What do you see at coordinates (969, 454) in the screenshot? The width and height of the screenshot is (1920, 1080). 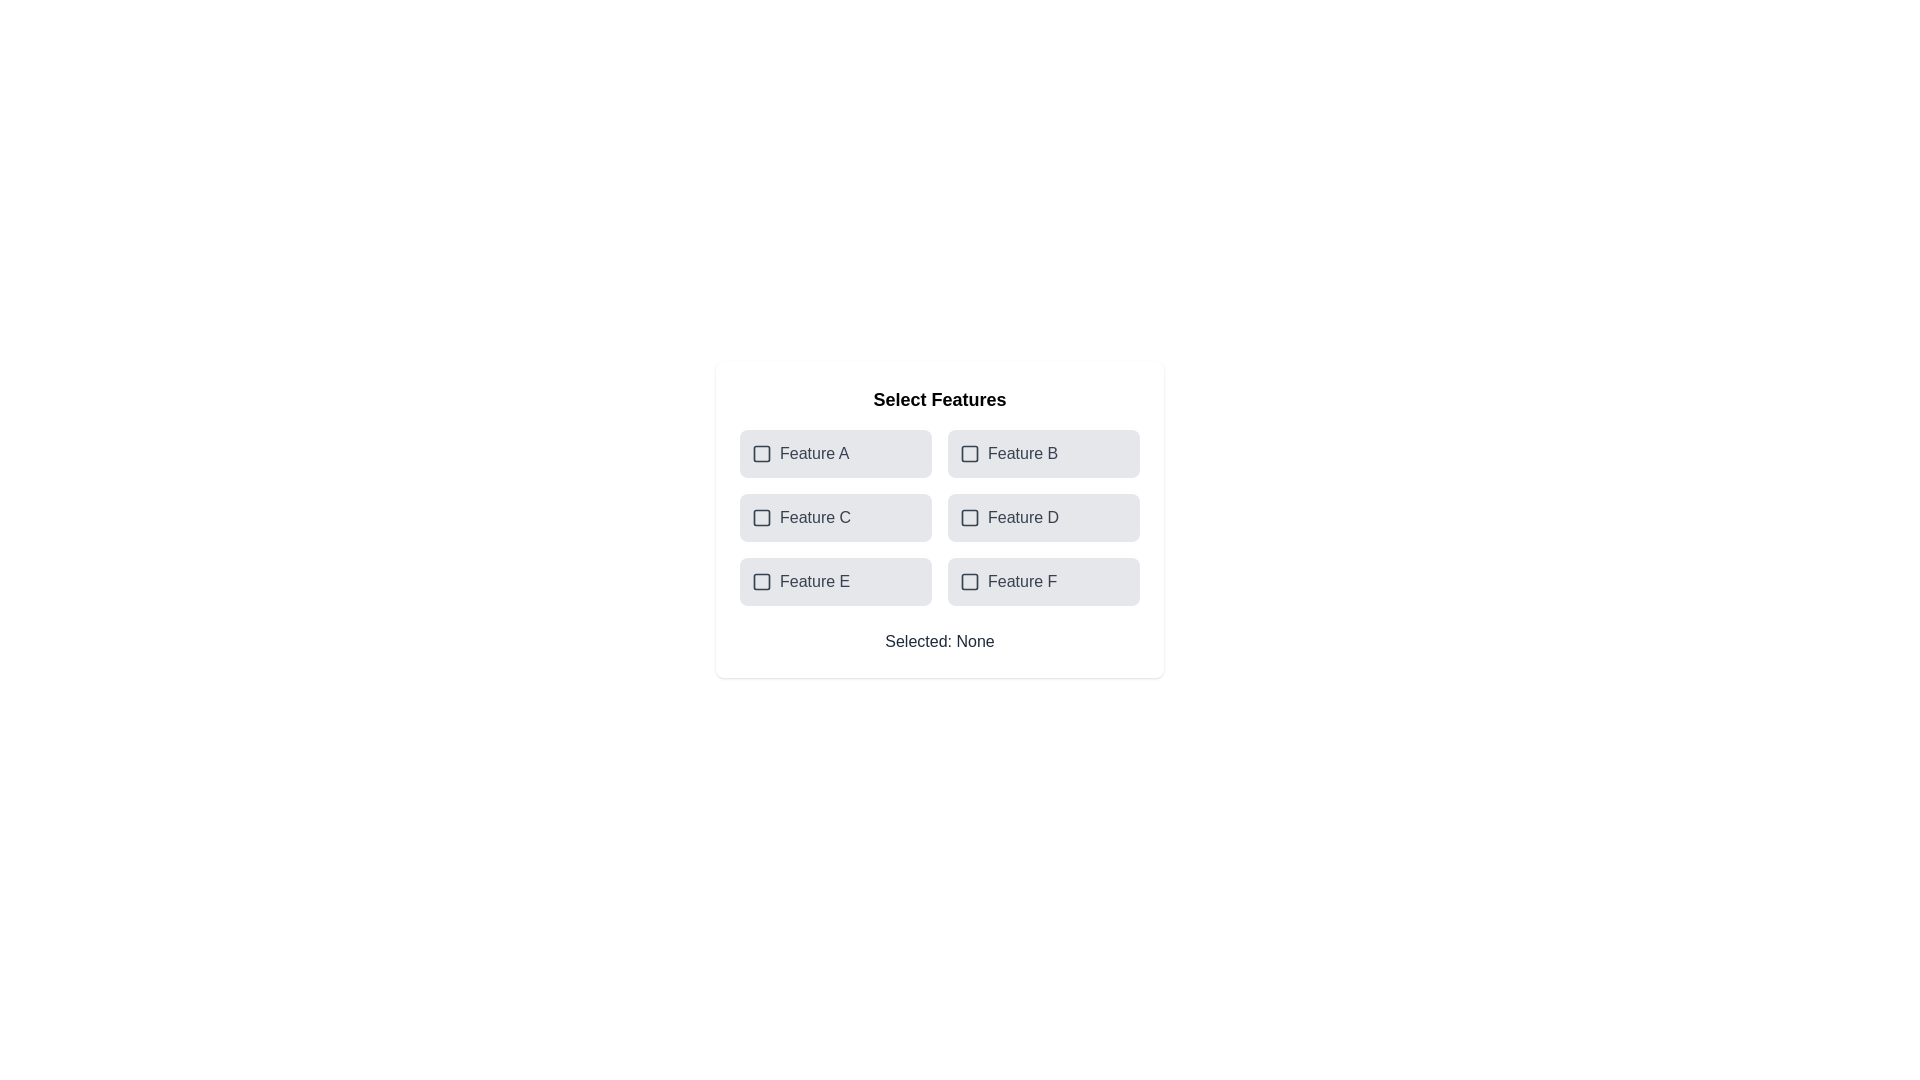 I see `the checkbox for 'Feature B' located on the right side of the 'Feature B' label in the second column's top row within the 'Select Features' group` at bounding box center [969, 454].